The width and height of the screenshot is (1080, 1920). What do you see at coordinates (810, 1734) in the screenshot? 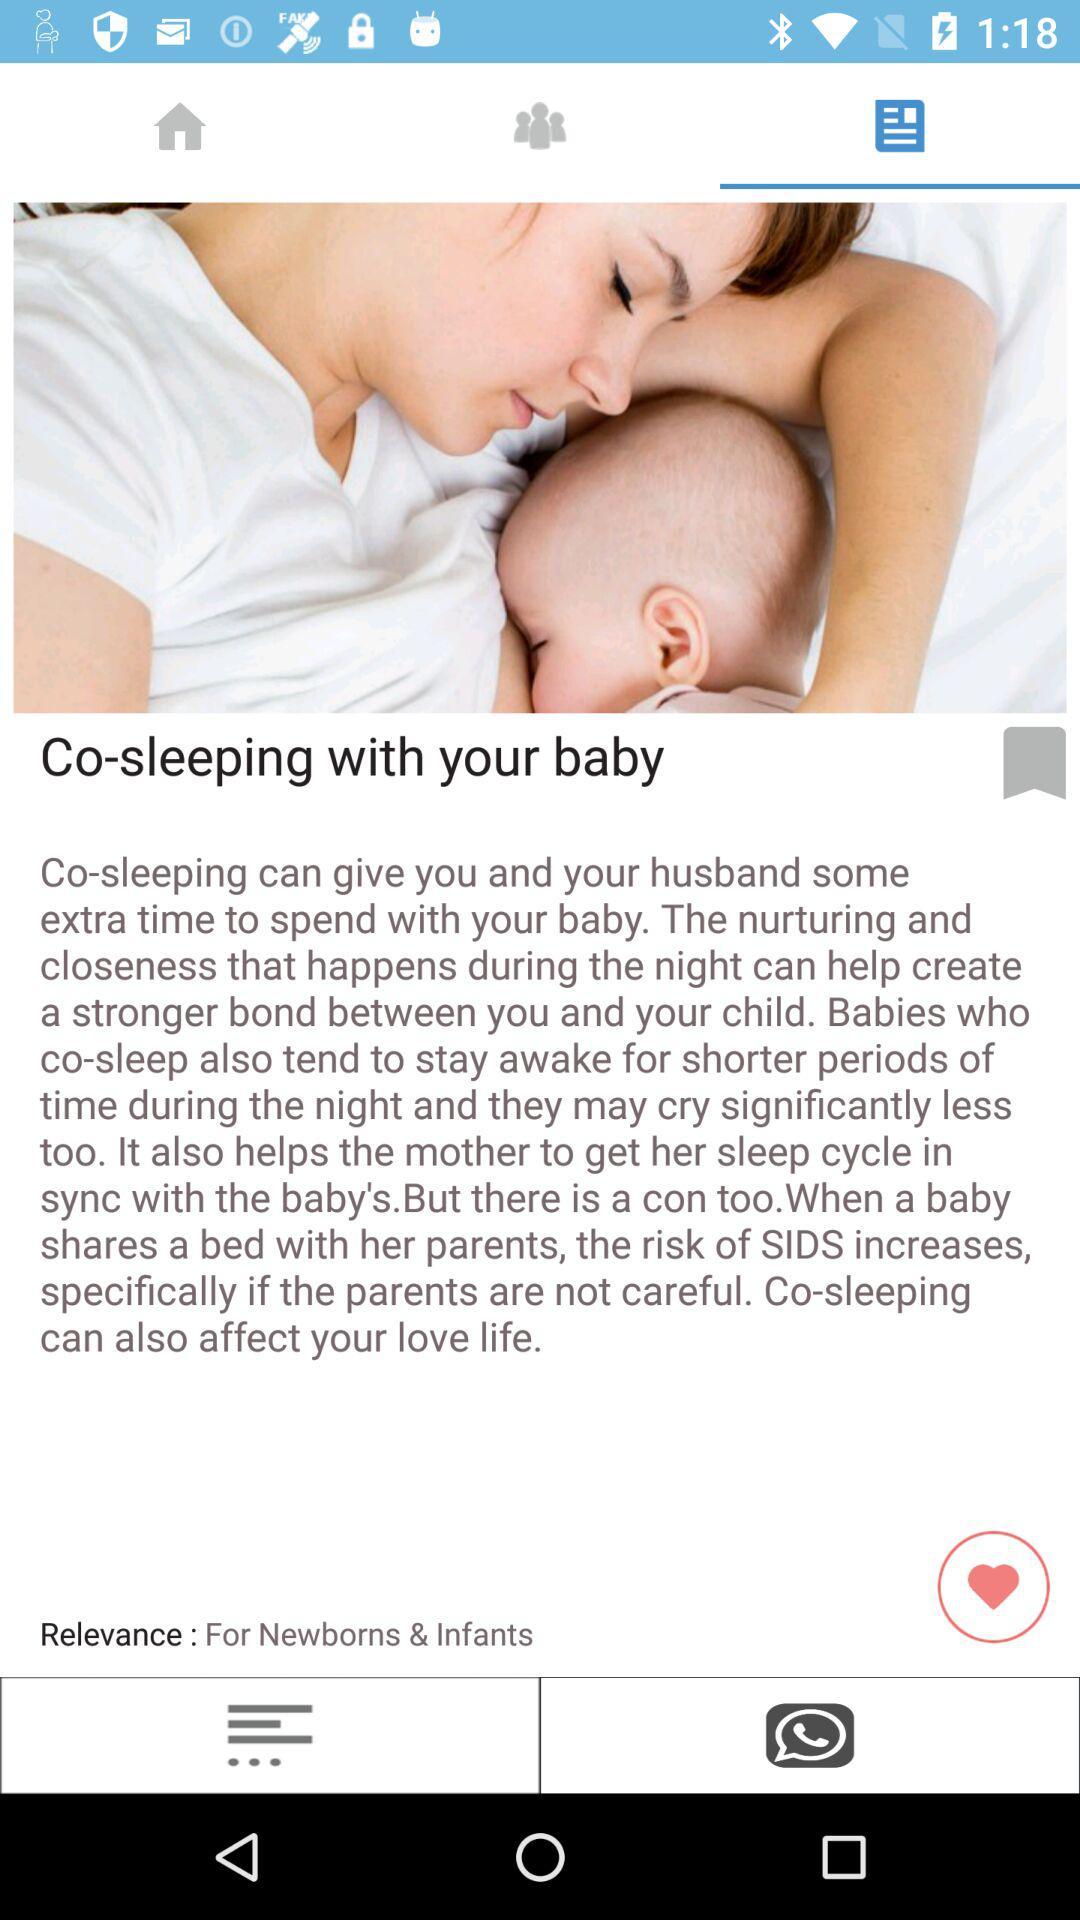
I see `the whatsapp logo at the bottom of the page` at bounding box center [810, 1734].